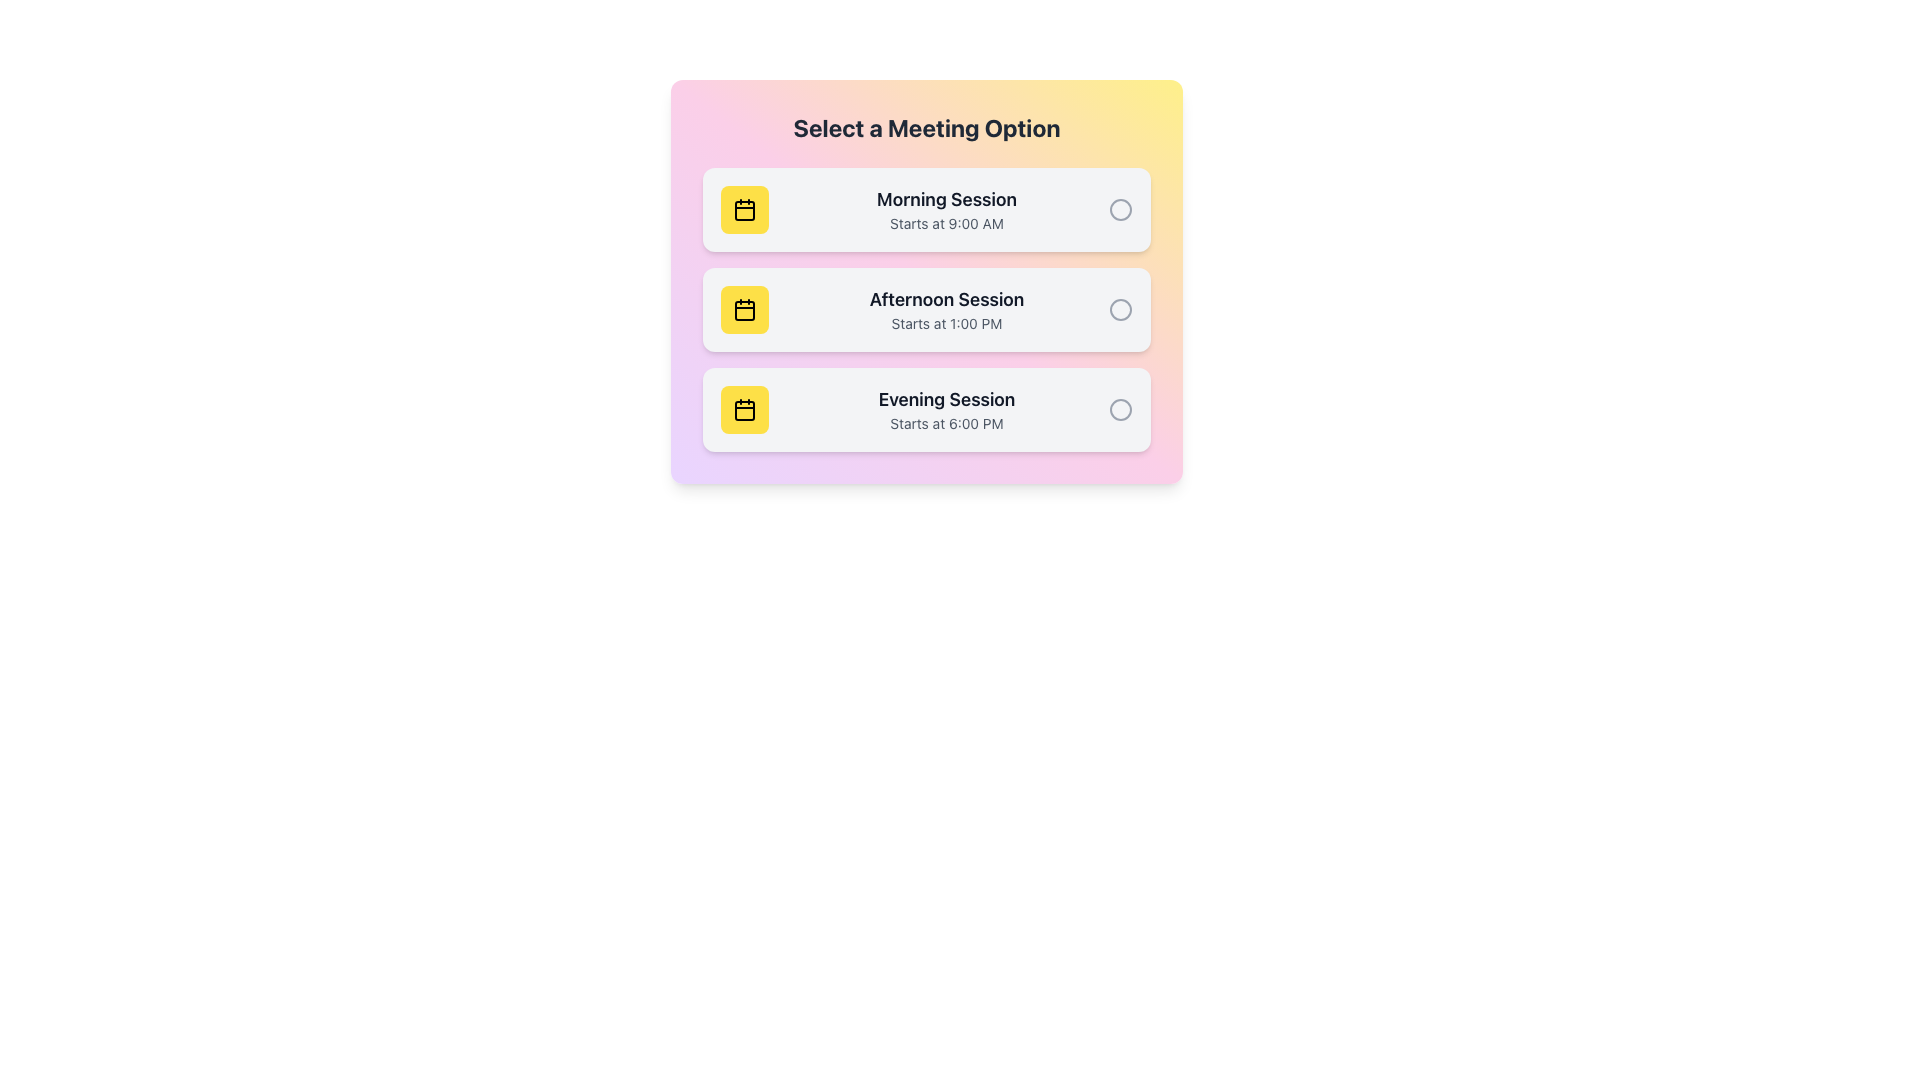 Image resolution: width=1920 pixels, height=1080 pixels. I want to click on the static text label for the second meeting option, which is centrally aligned between 'Morning Session' above and 'Starts at 1:00 PM' below, so click(945, 300).